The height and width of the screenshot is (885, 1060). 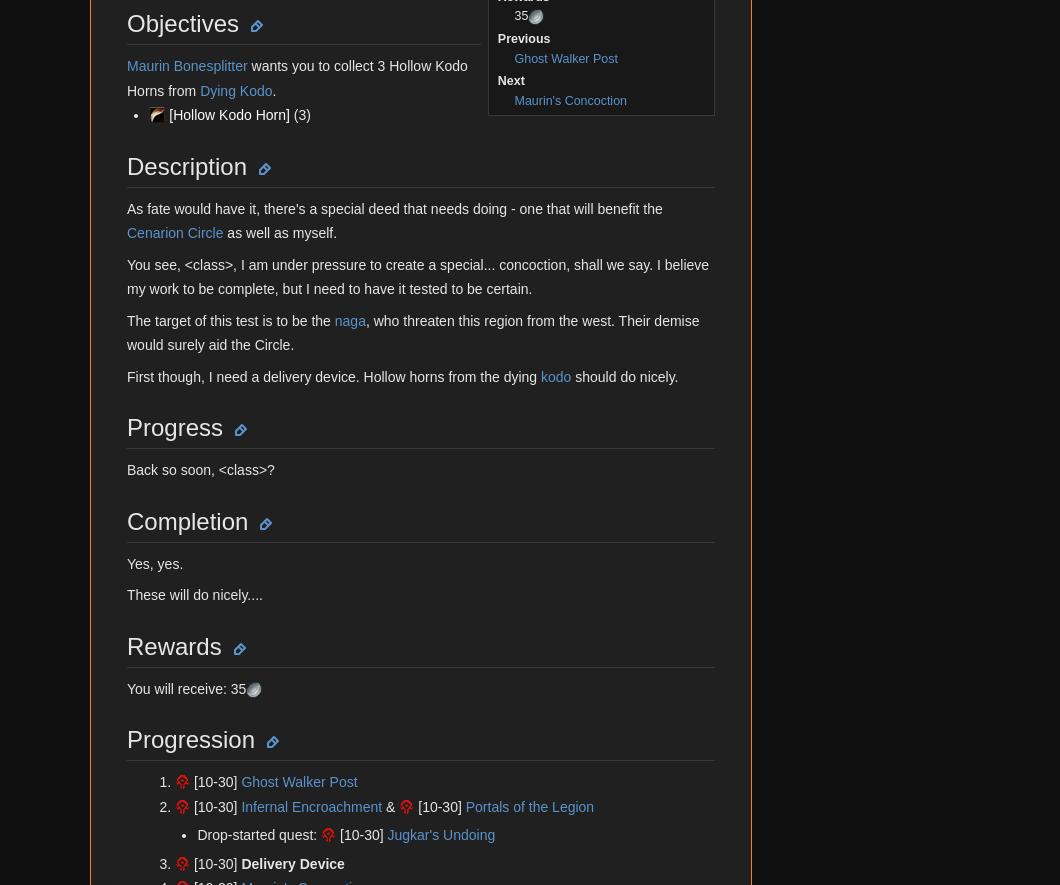 I want to click on 'Follow Us', so click(x=118, y=216).